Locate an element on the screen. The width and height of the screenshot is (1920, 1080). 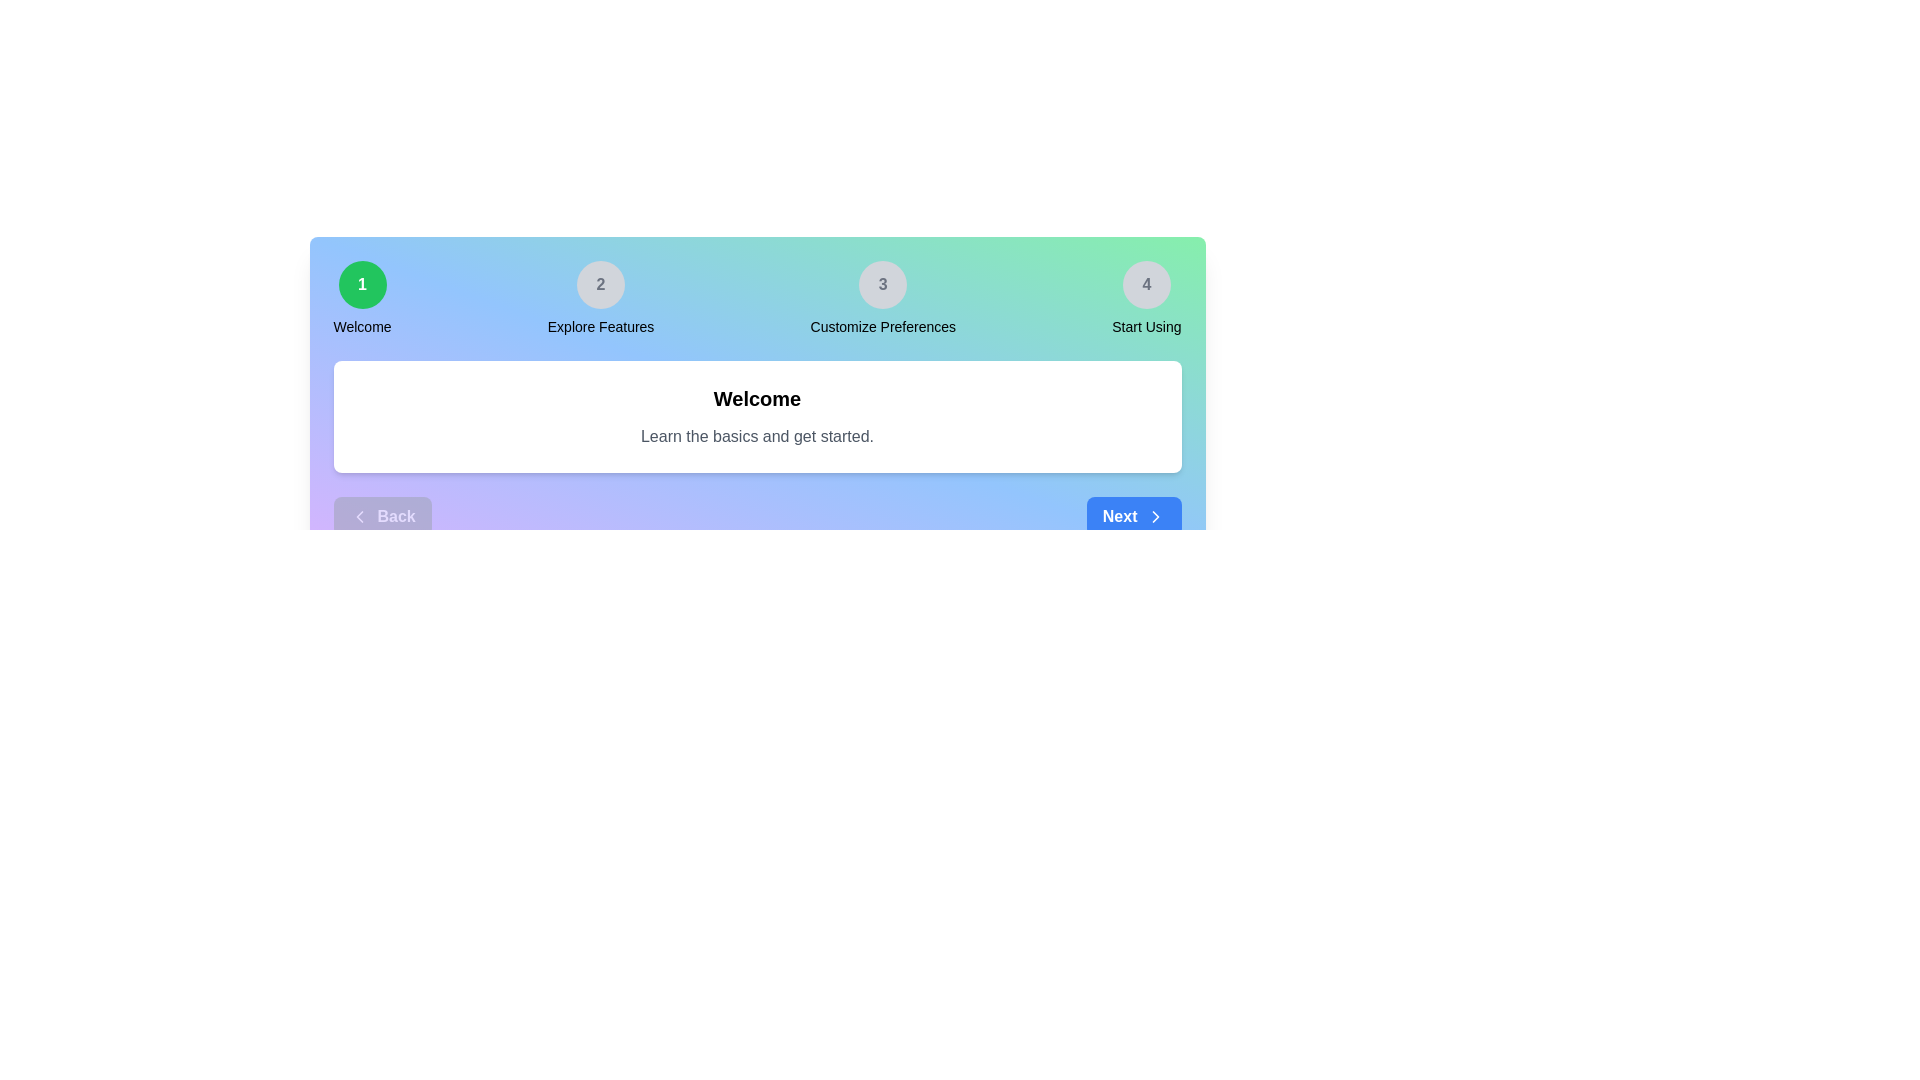
the 'Back' button to navigate to the previous step is located at coordinates (382, 515).